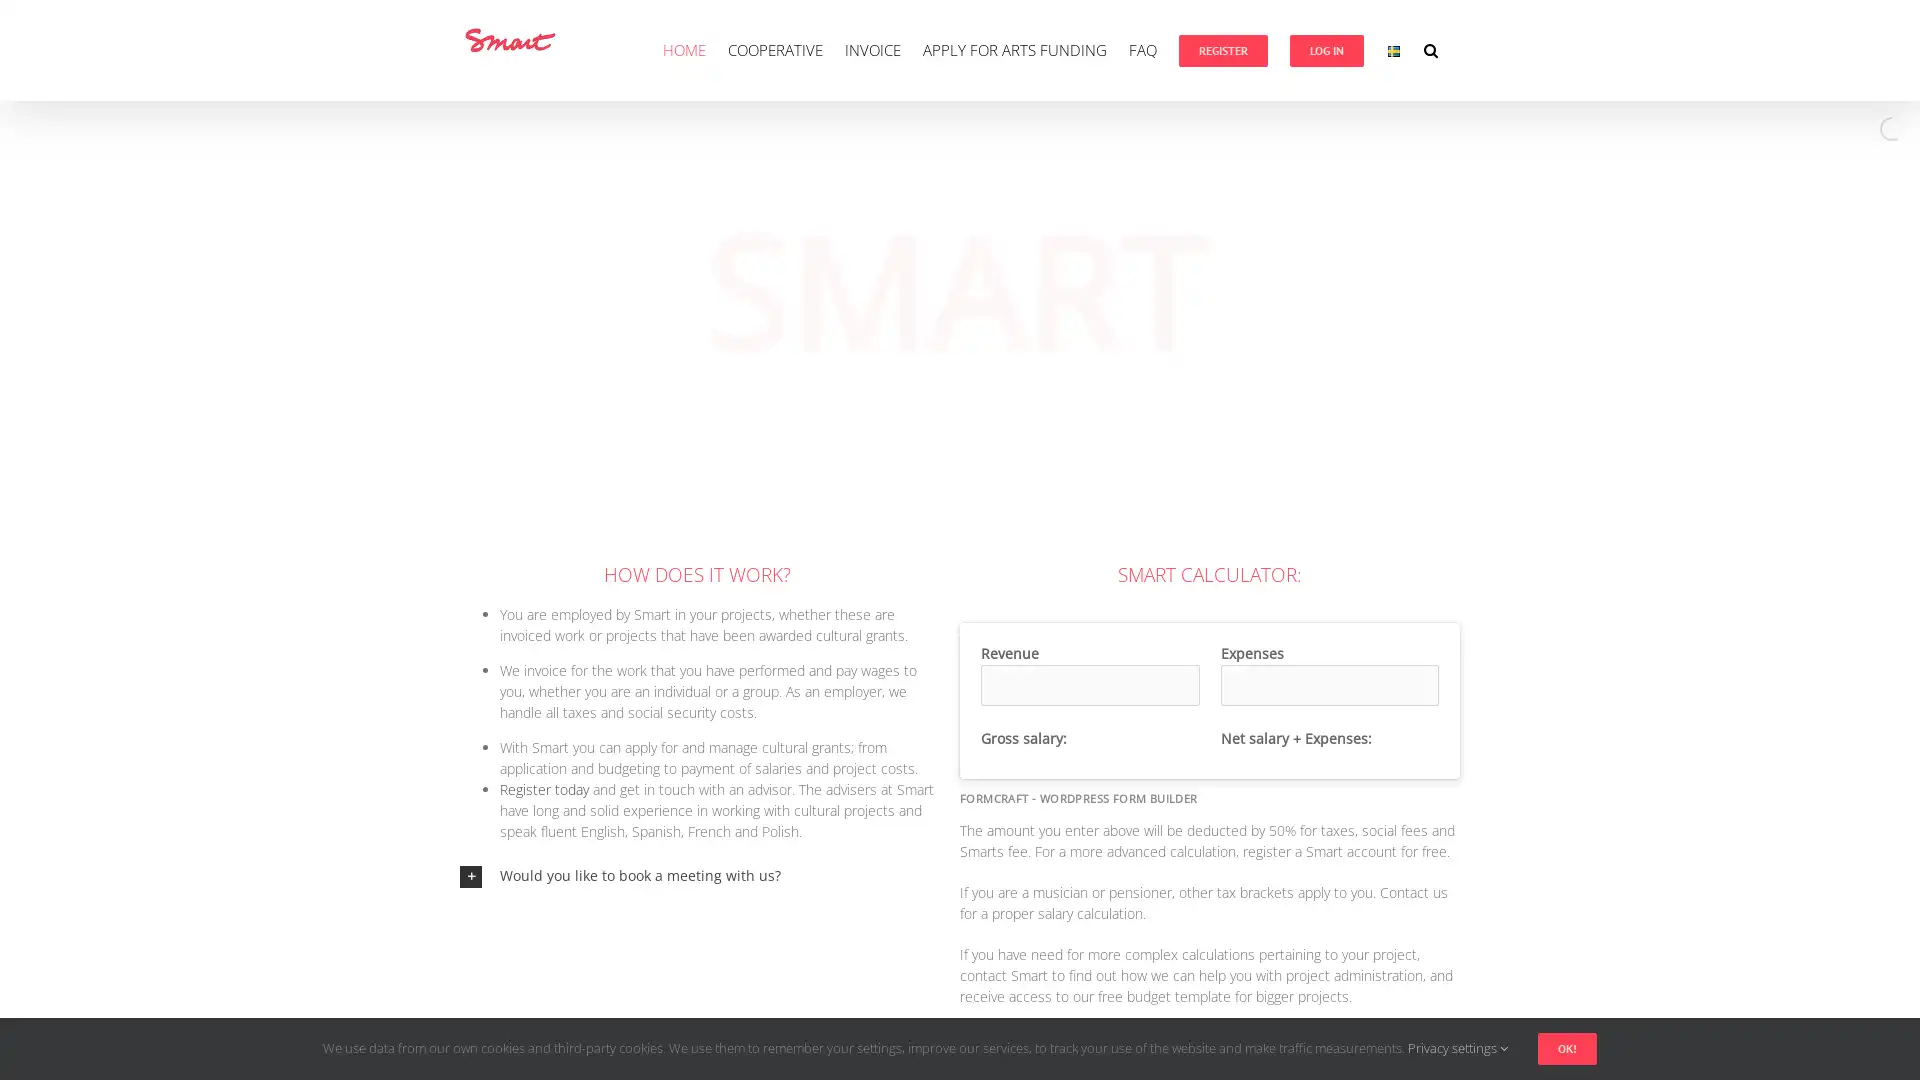  What do you see at coordinates (696, 874) in the screenshot?
I see `Would you like to book a meeting with us?` at bounding box center [696, 874].